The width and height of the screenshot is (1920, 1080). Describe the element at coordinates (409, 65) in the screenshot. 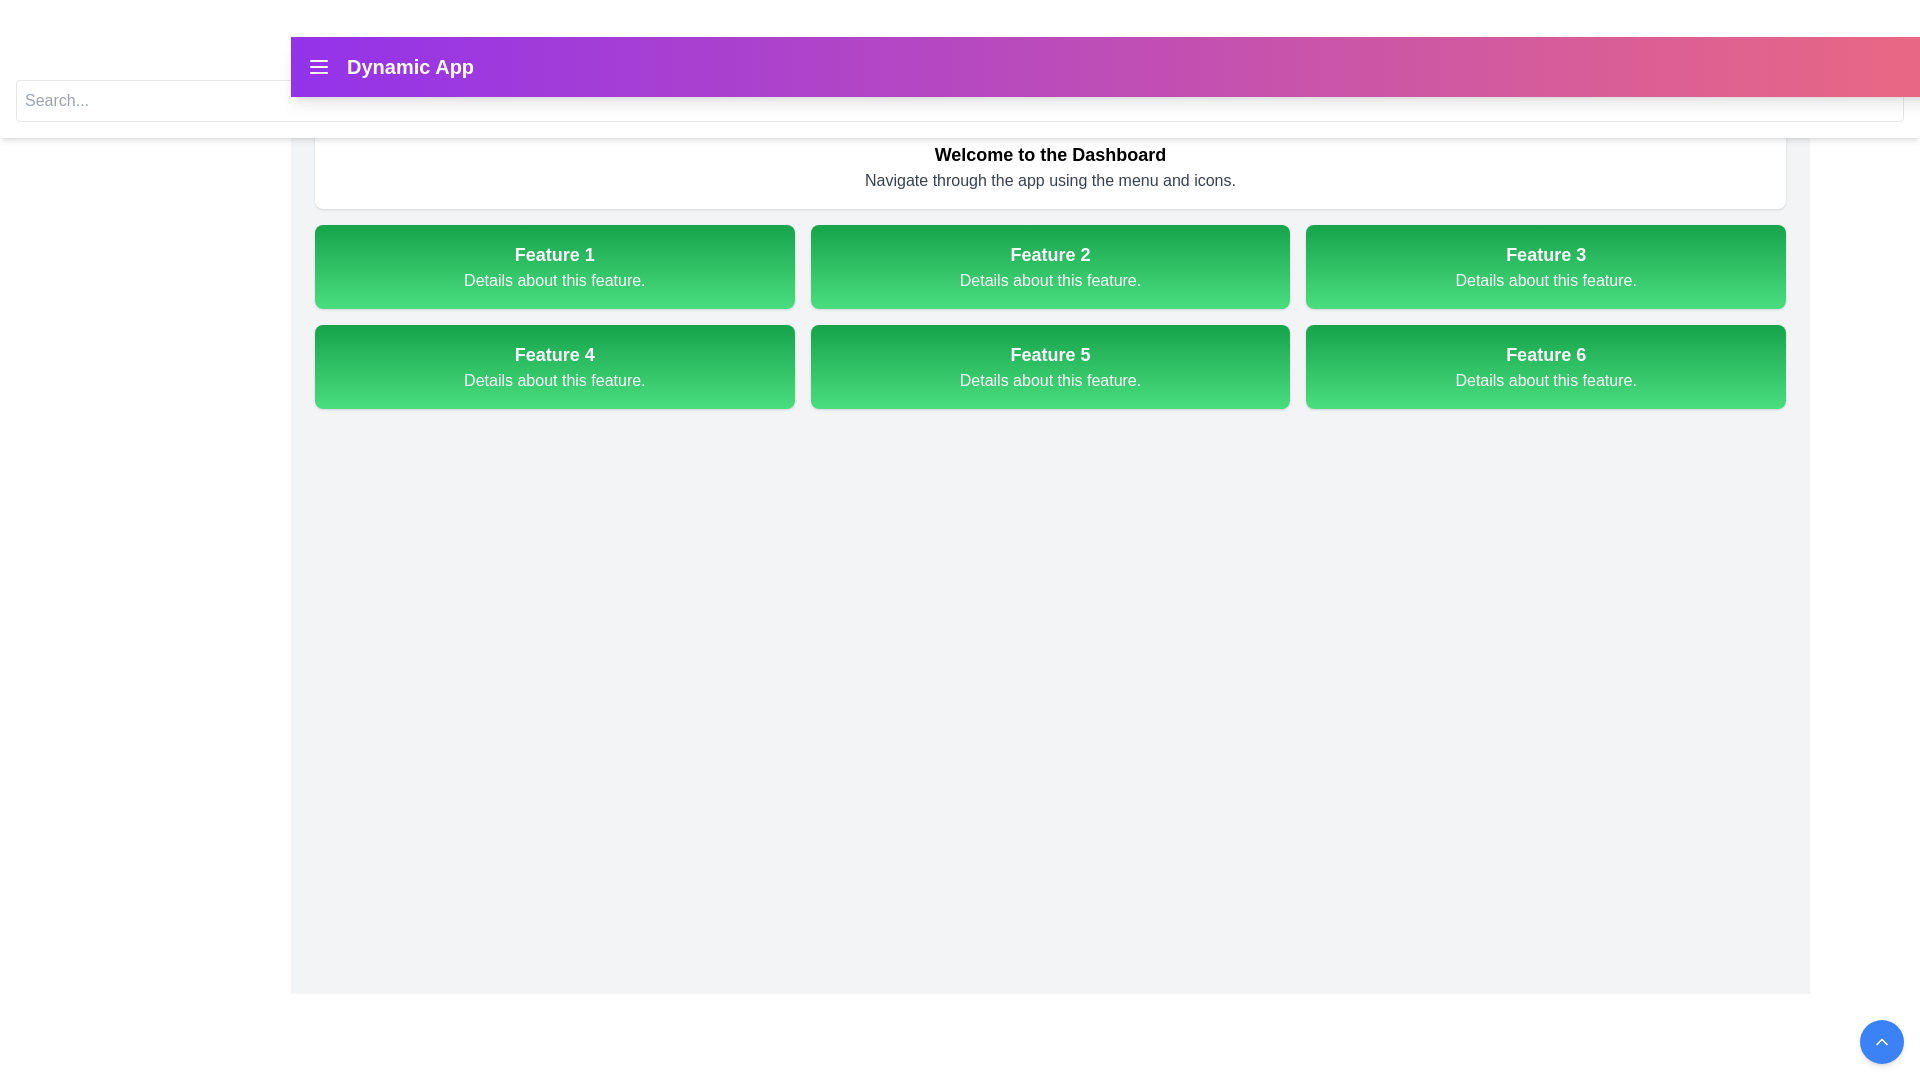

I see `the static text displaying the application name, which is centrally aligned in the purple header bar at the top of the page` at that location.